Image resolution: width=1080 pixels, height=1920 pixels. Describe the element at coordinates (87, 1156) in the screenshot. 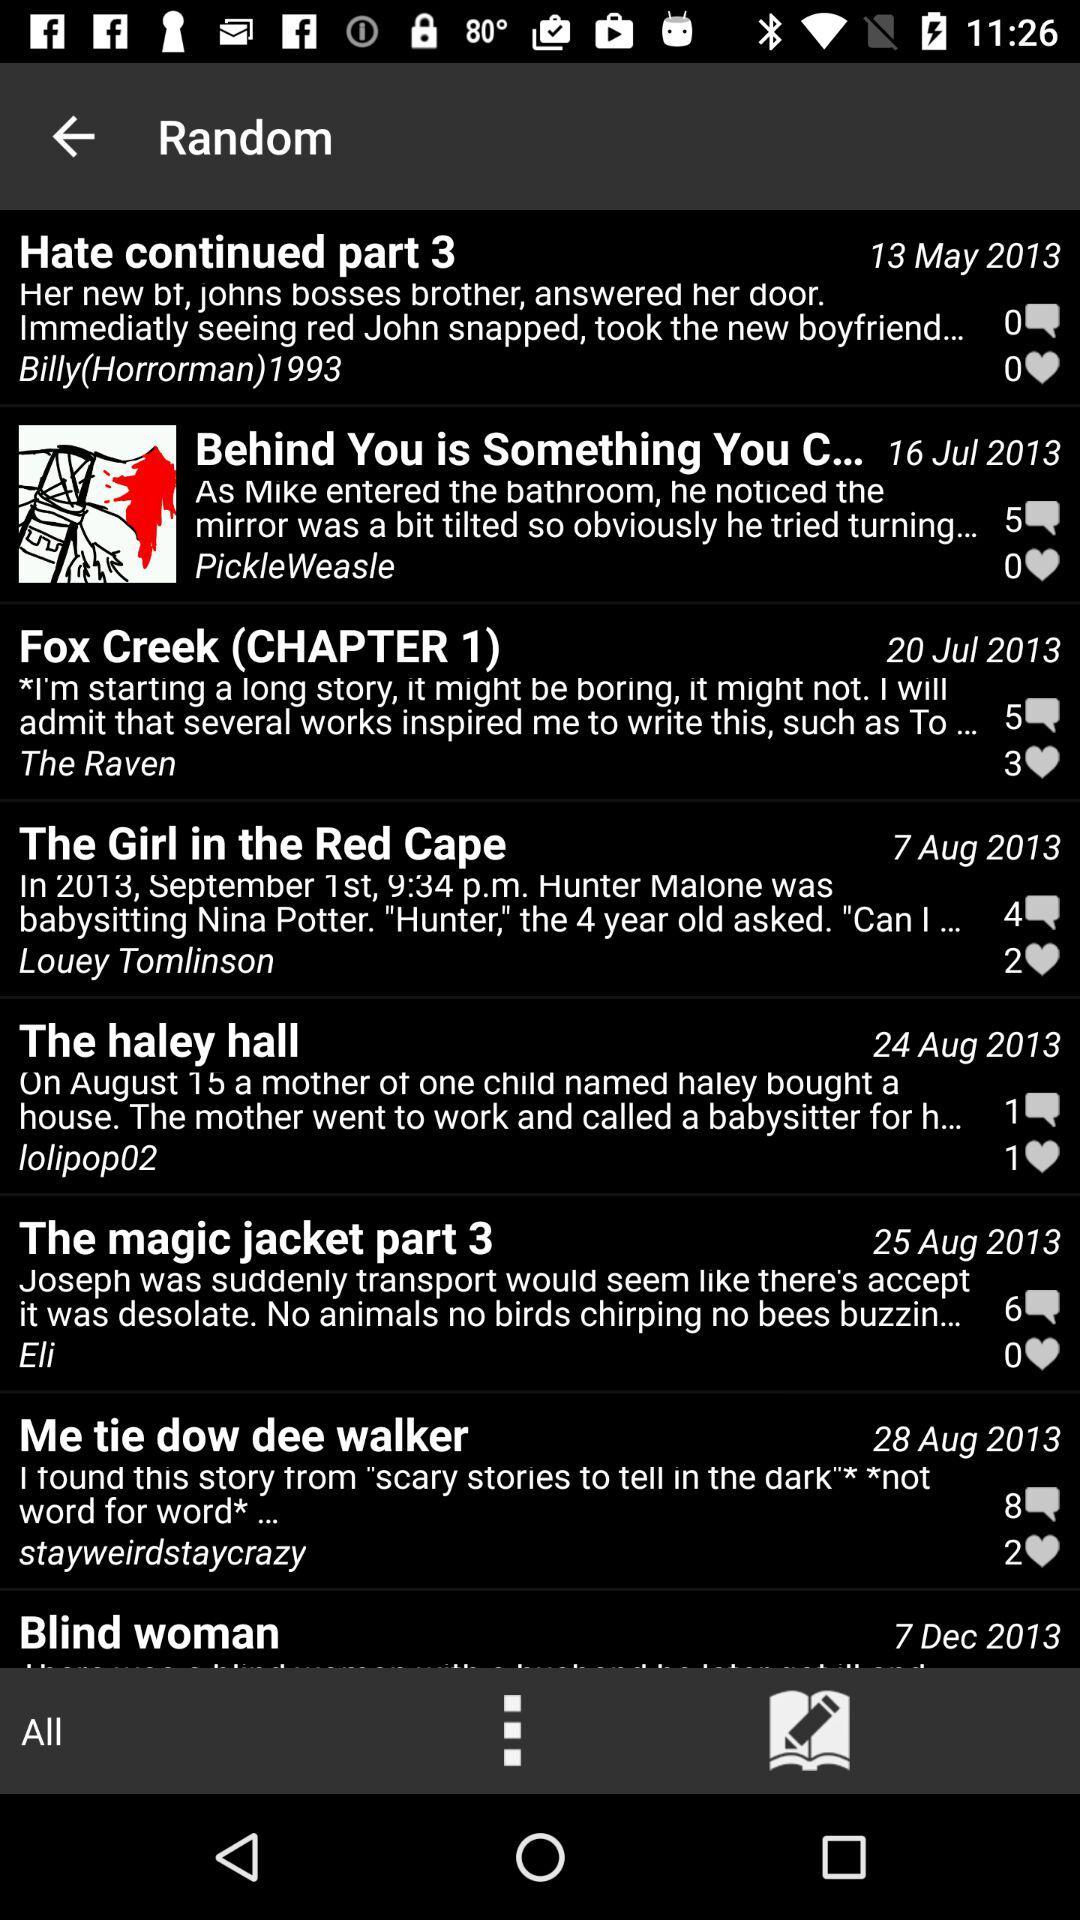

I see `the item to the left of 1 item` at that location.